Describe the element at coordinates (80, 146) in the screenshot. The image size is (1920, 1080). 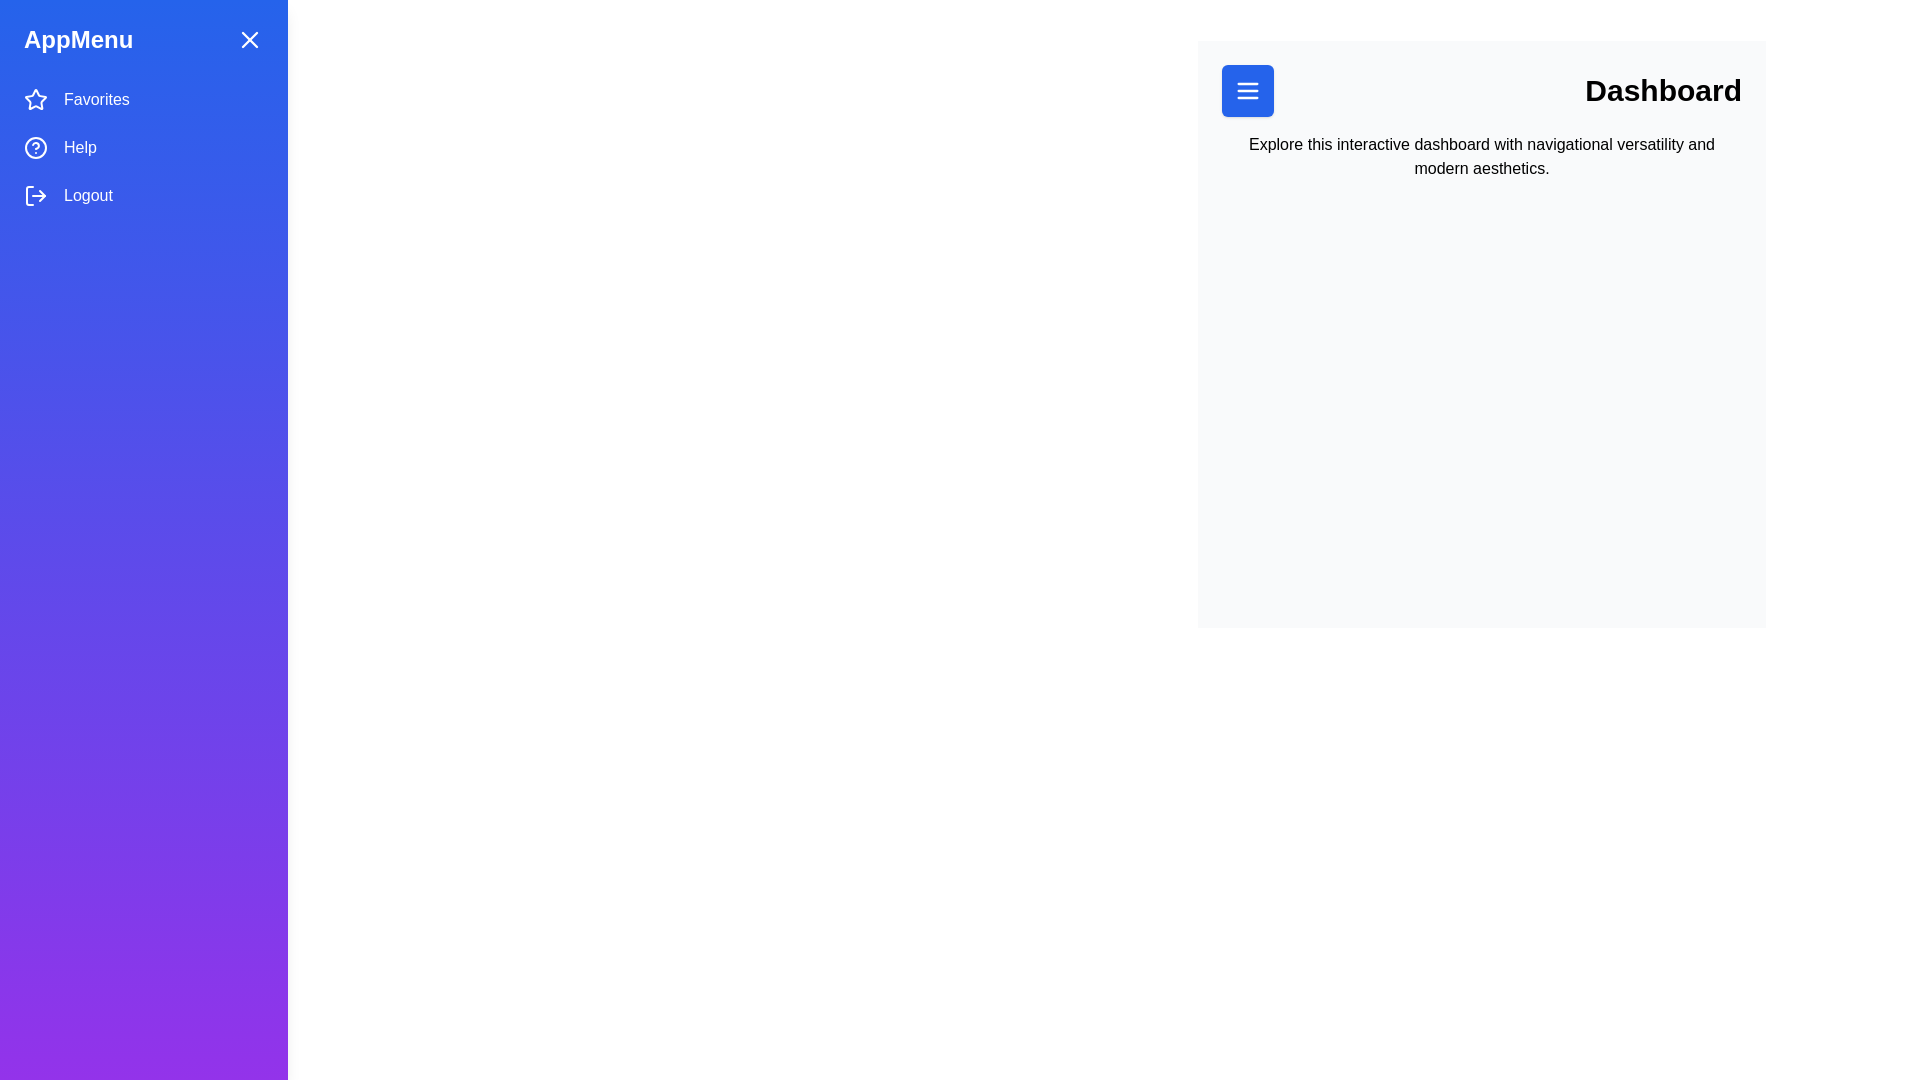
I see `'Help' label element, which is styled in white font against a blue gradient background, located in the 'AppMenu' interface, positioned below 'Favorites' and above 'Logout'` at that location.